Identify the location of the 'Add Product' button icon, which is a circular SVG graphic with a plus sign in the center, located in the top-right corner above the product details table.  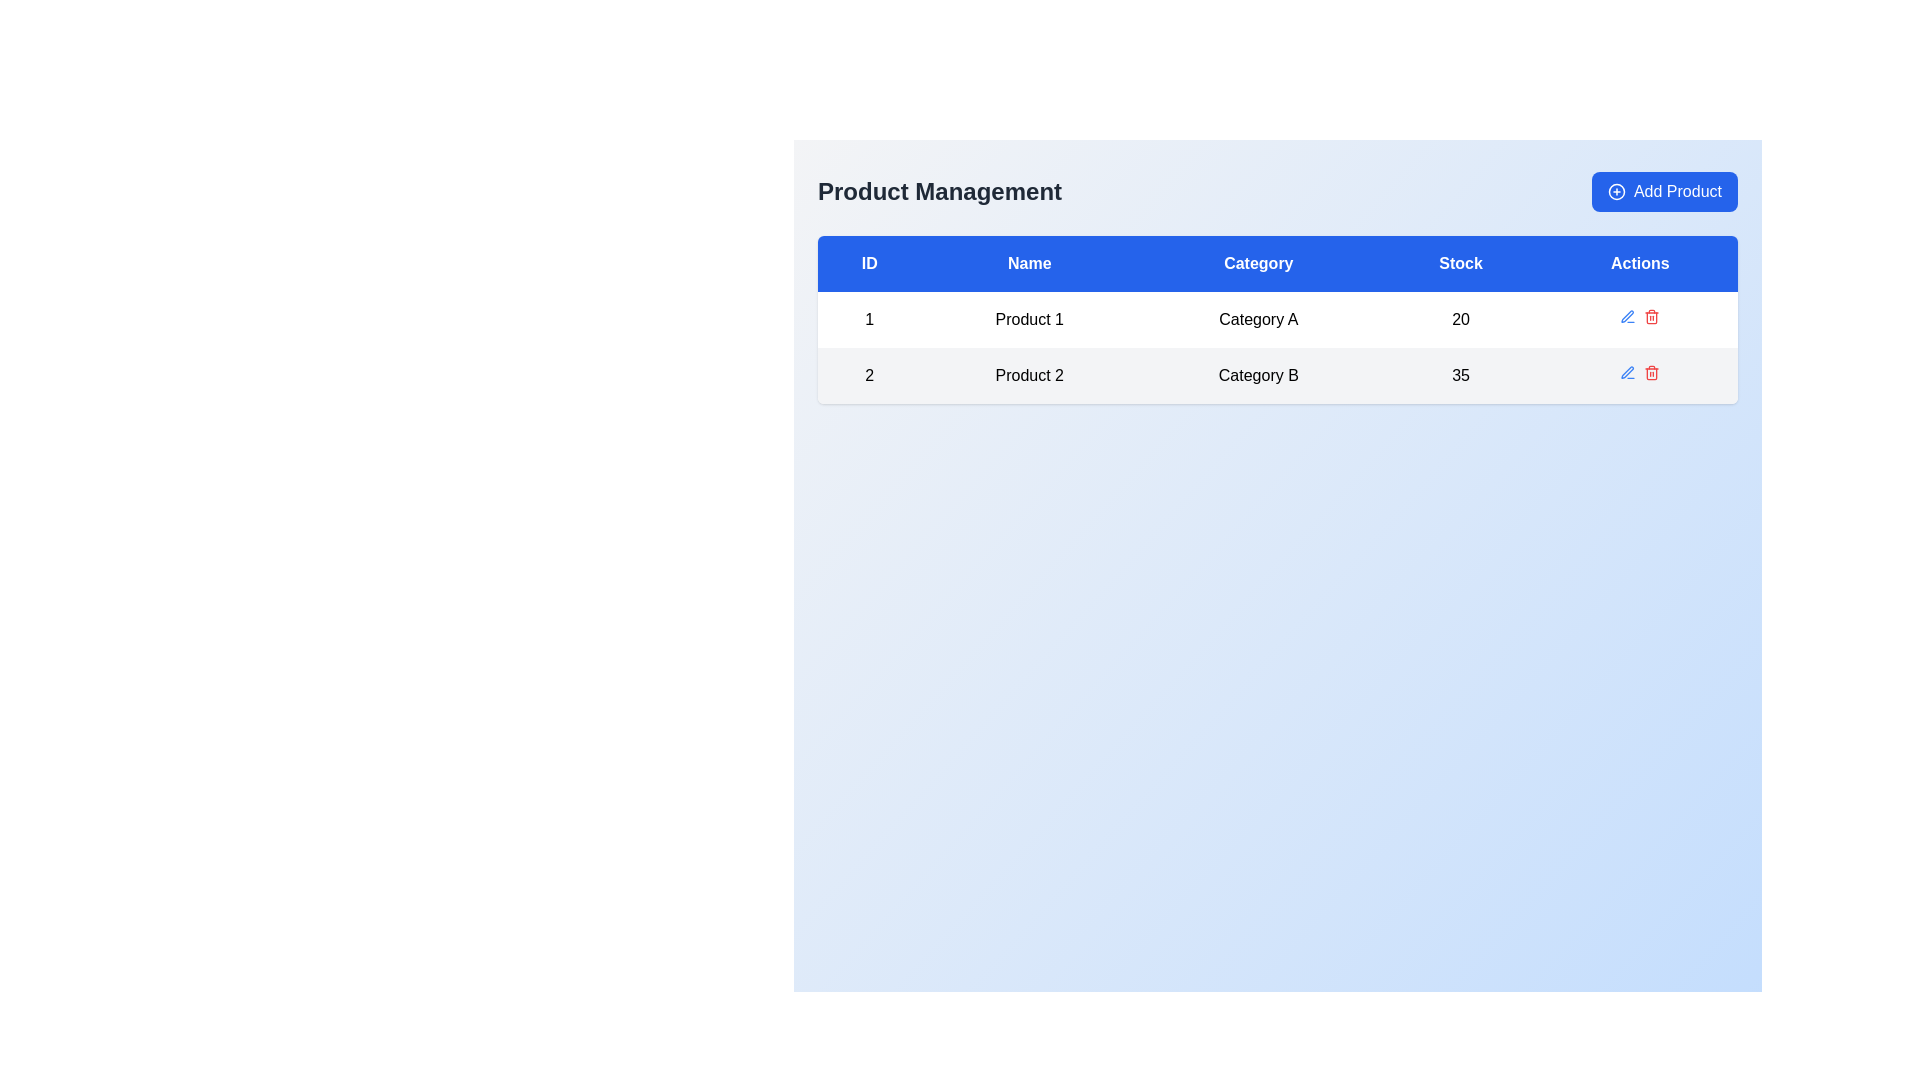
(1617, 192).